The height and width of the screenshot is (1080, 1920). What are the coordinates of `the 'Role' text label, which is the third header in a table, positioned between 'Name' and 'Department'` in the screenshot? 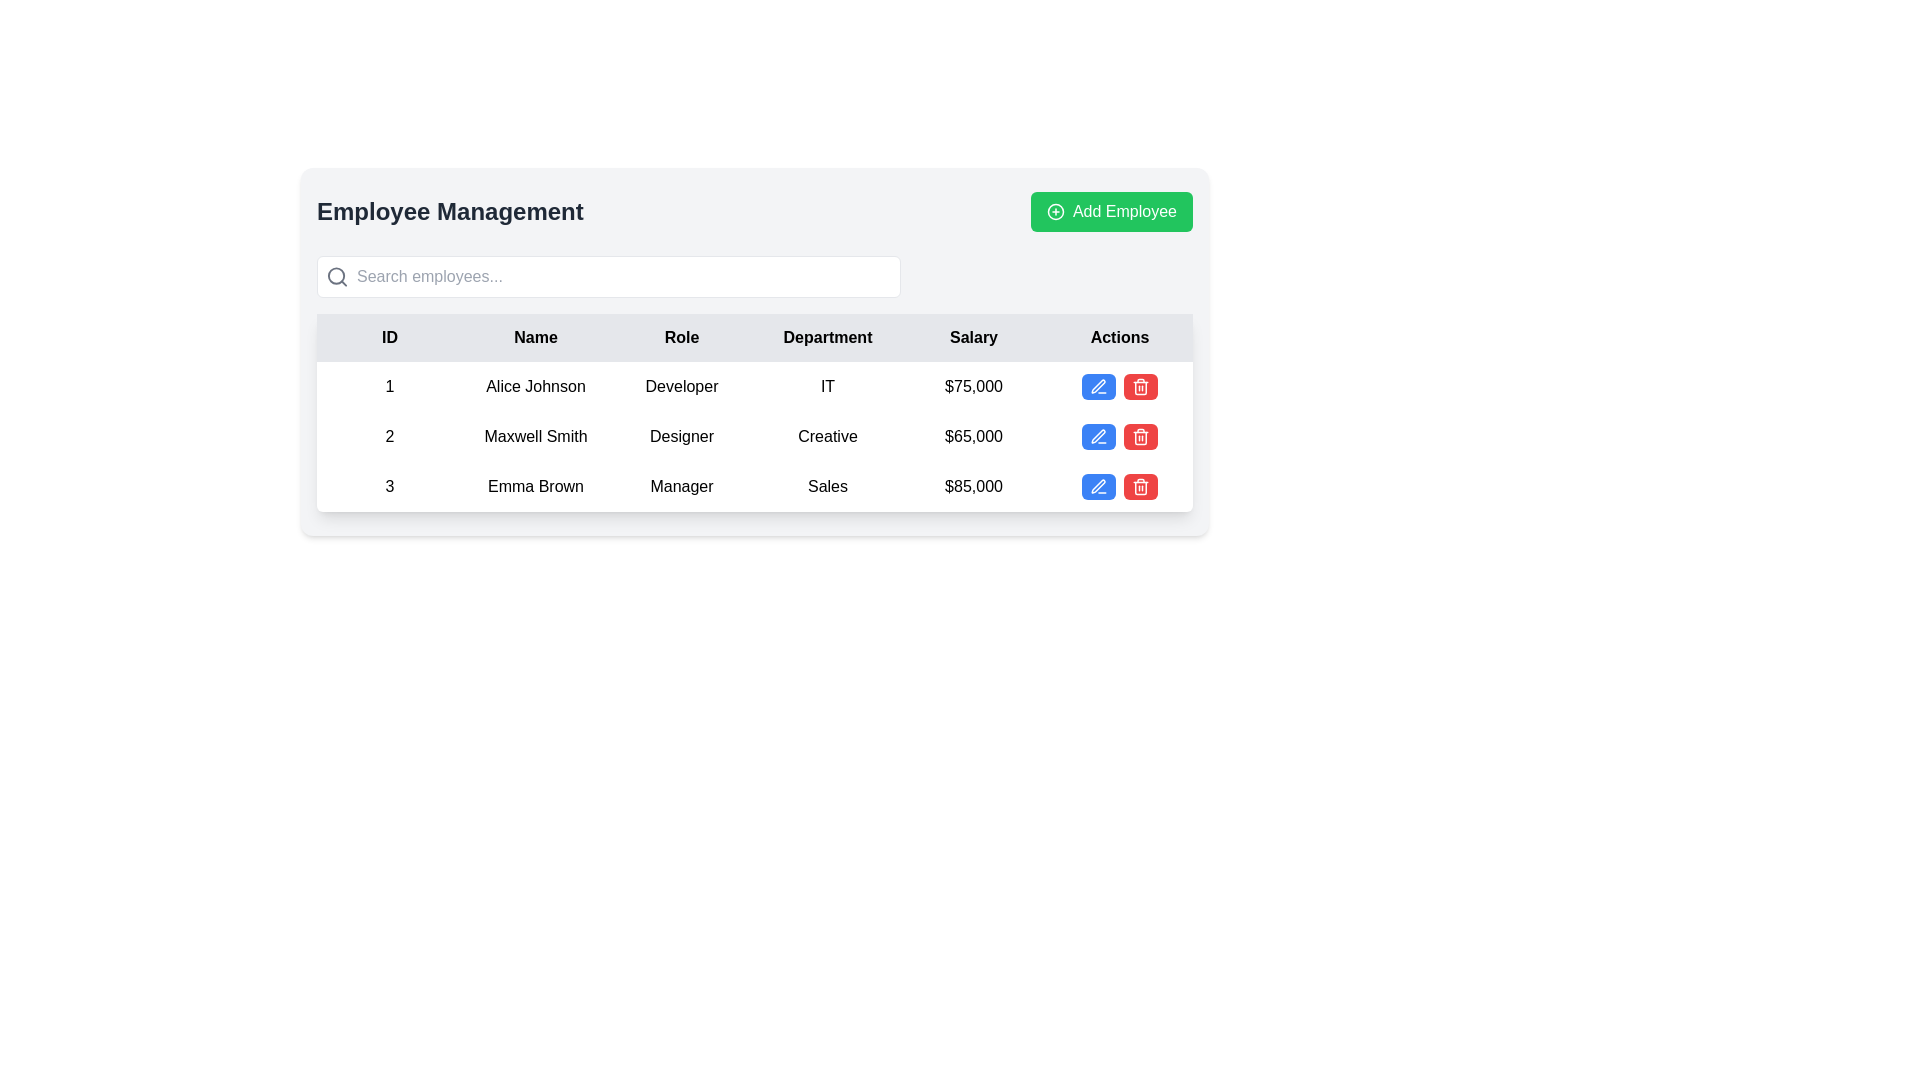 It's located at (681, 337).